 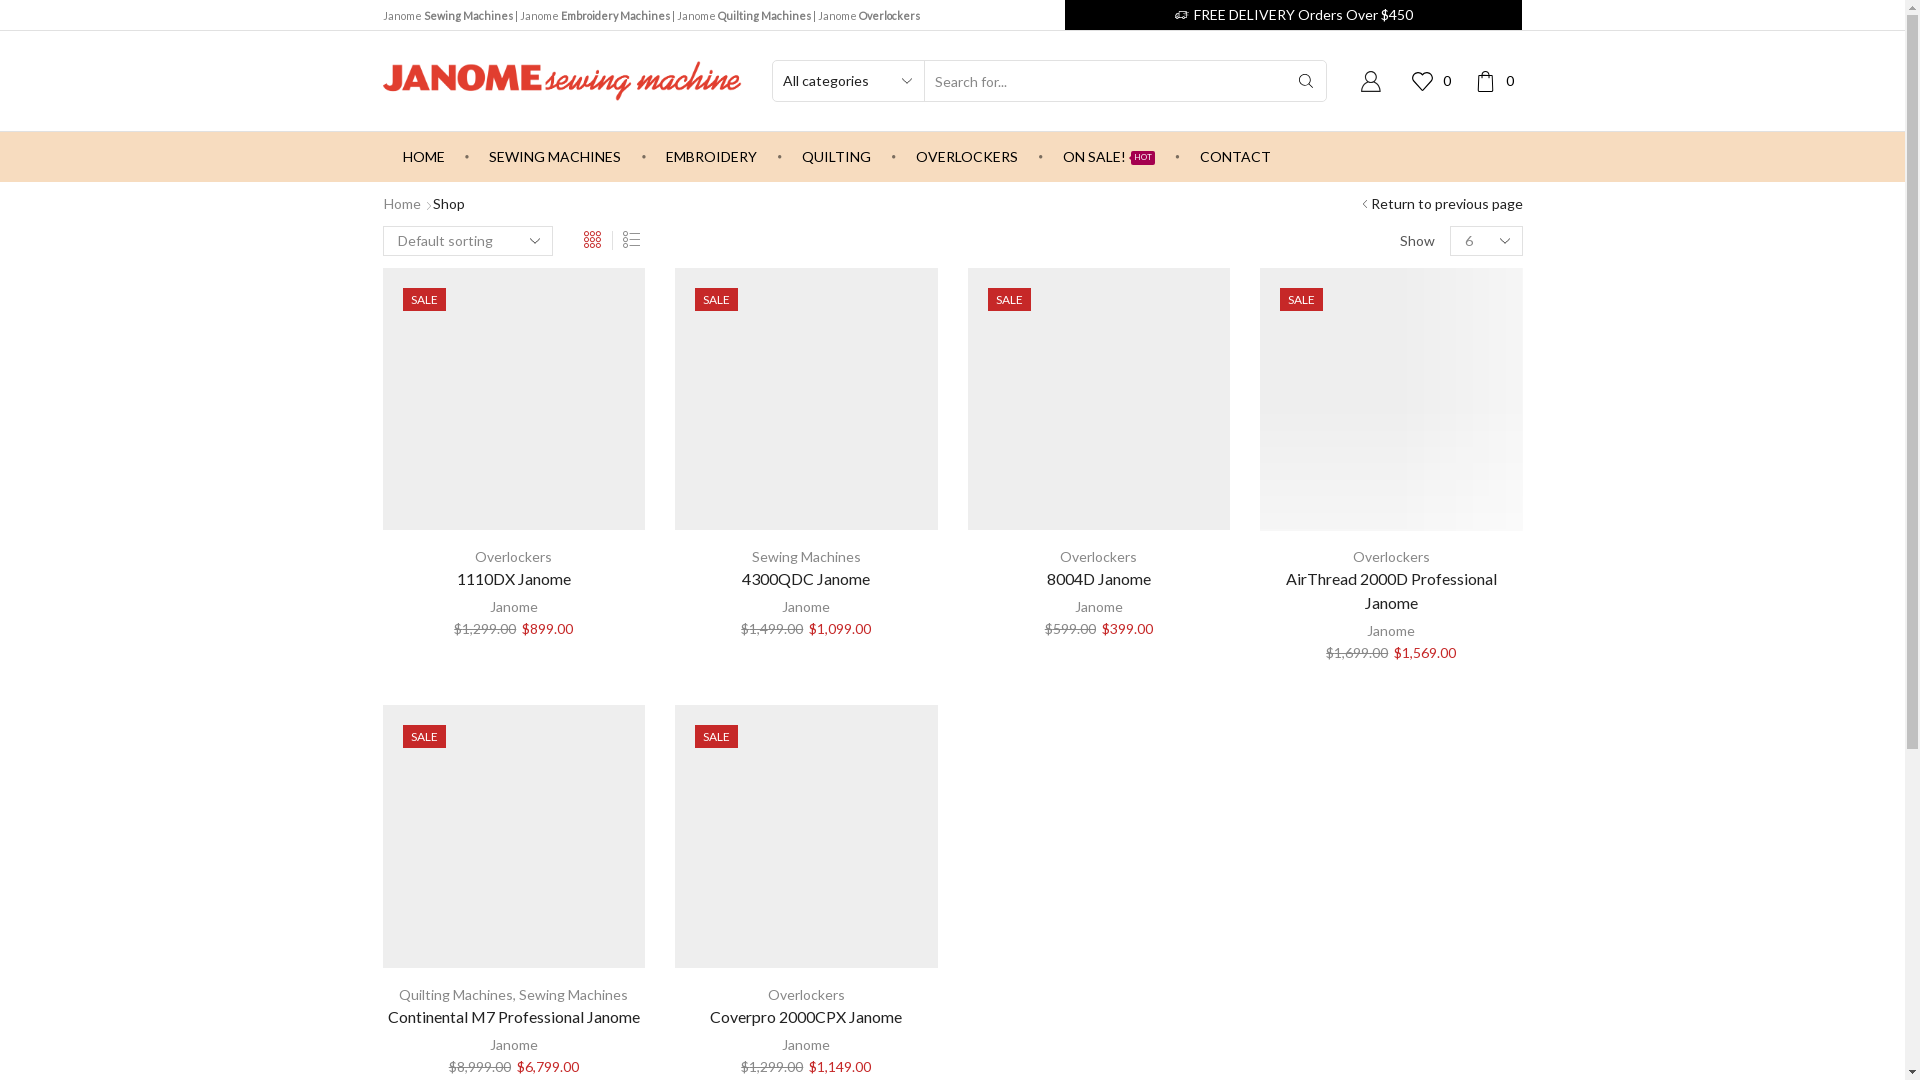 I want to click on 'EMBROIDERY', so click(x=646, y=156).